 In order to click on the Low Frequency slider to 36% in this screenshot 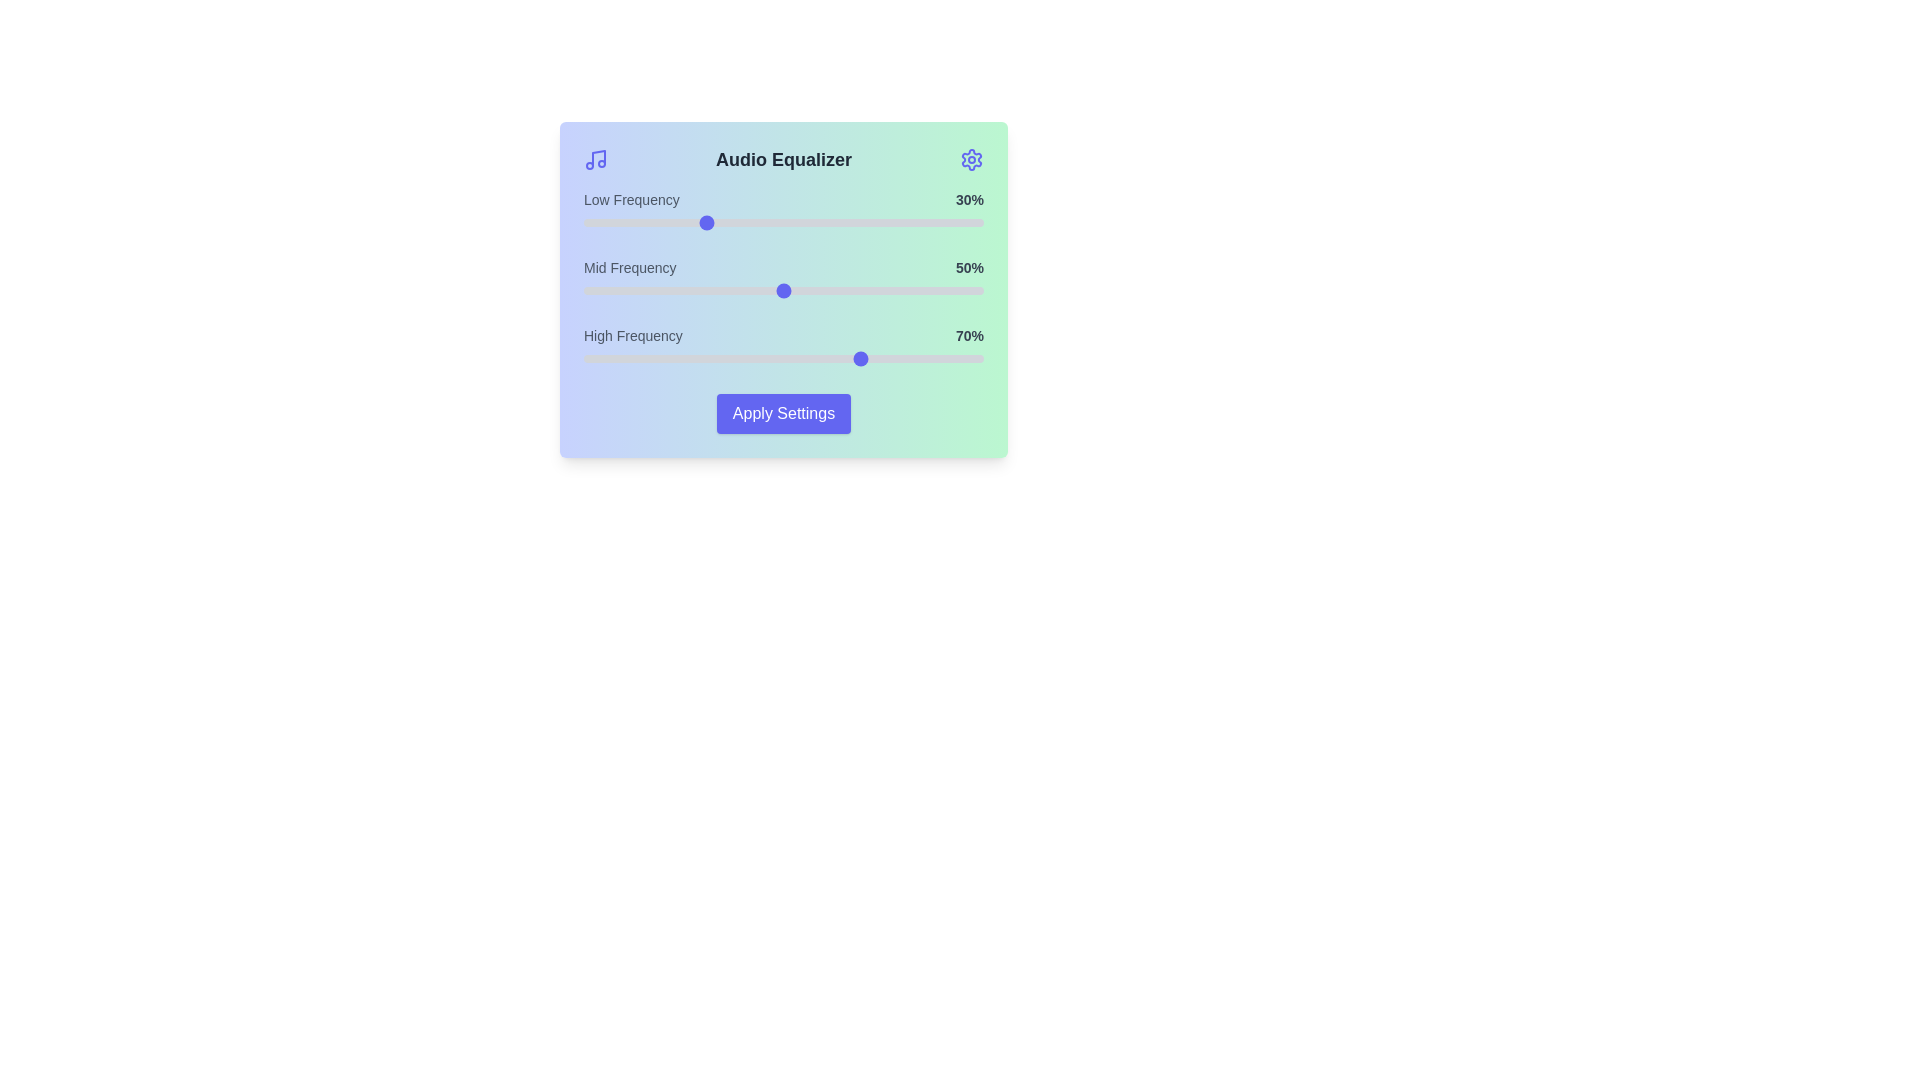, I will do `click(727, 223)`.